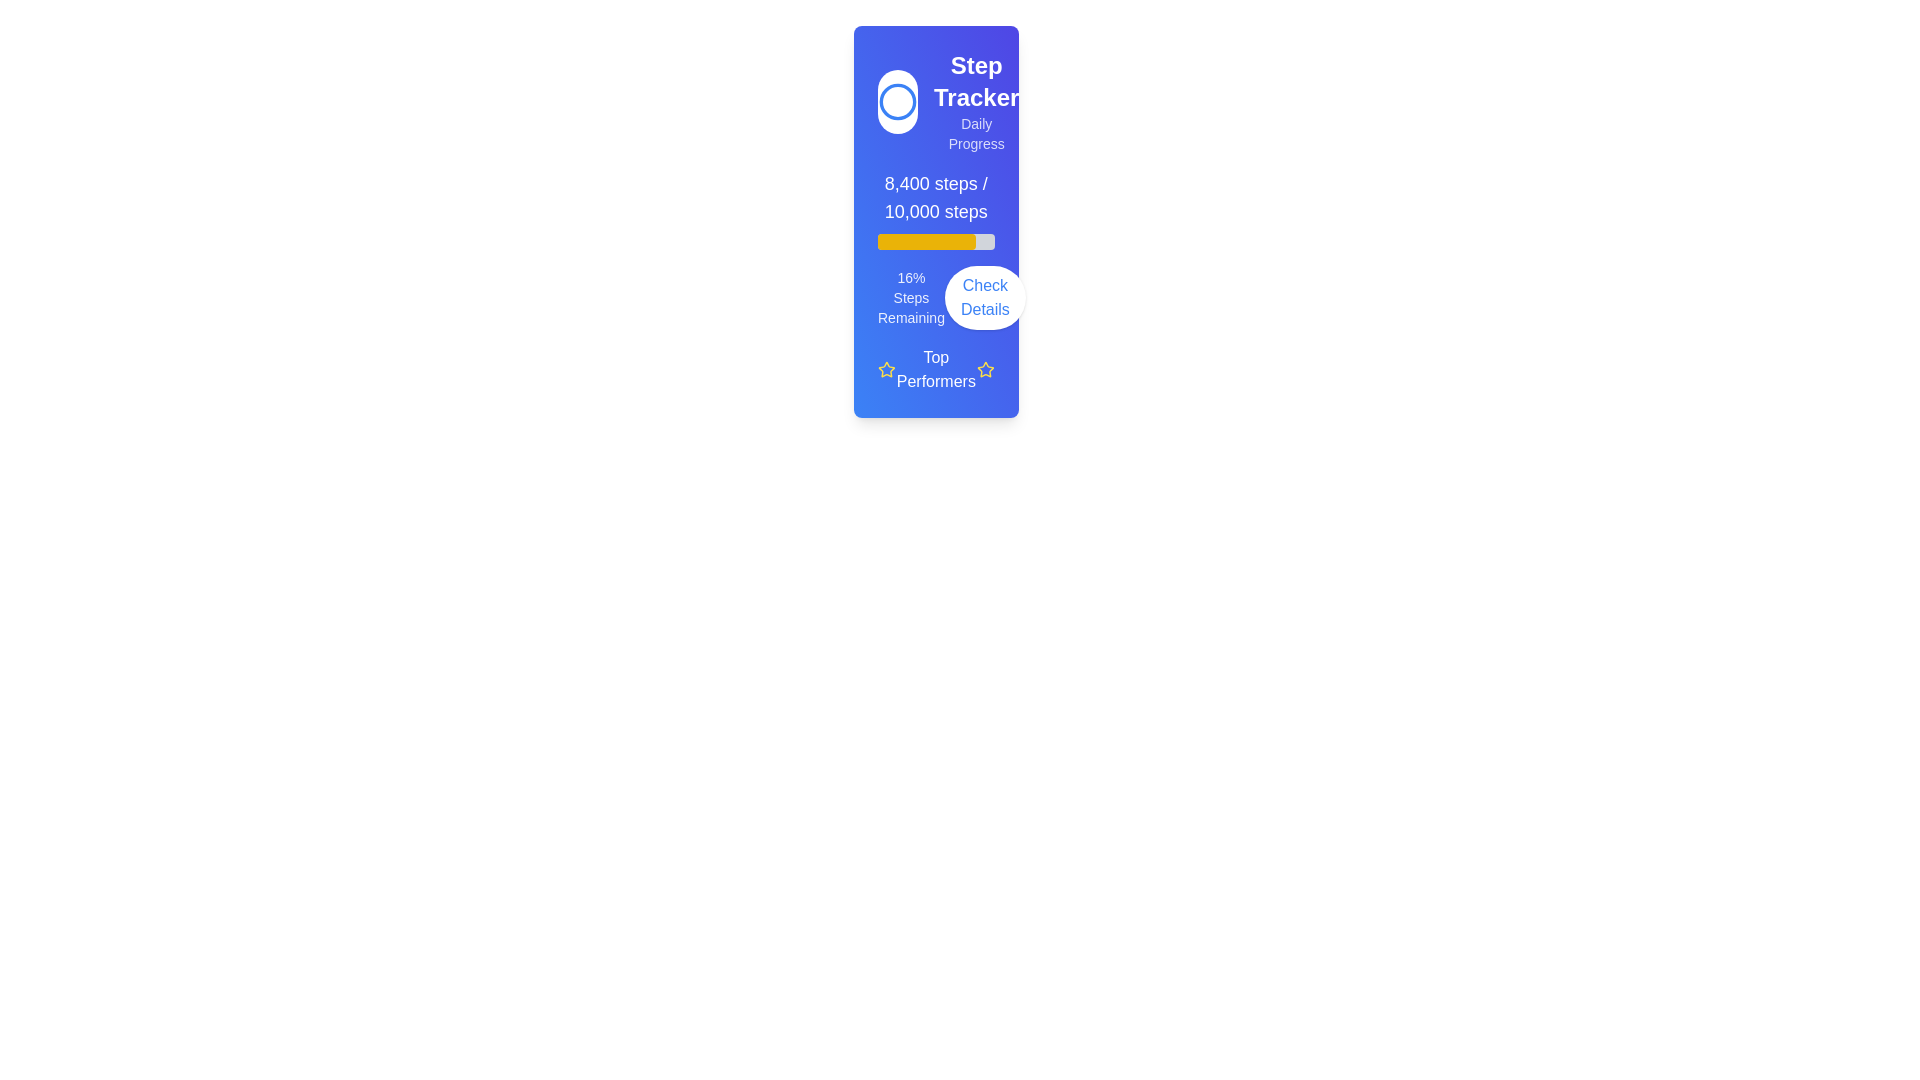 This screenshot has height=1080, width=1920. Describe the element at coordinates (935, 209) in the screenshot. I see `properties of the Progress Indicator showing the user's step count of 8,400 steps within the 'Step Tracker' card` at that location.